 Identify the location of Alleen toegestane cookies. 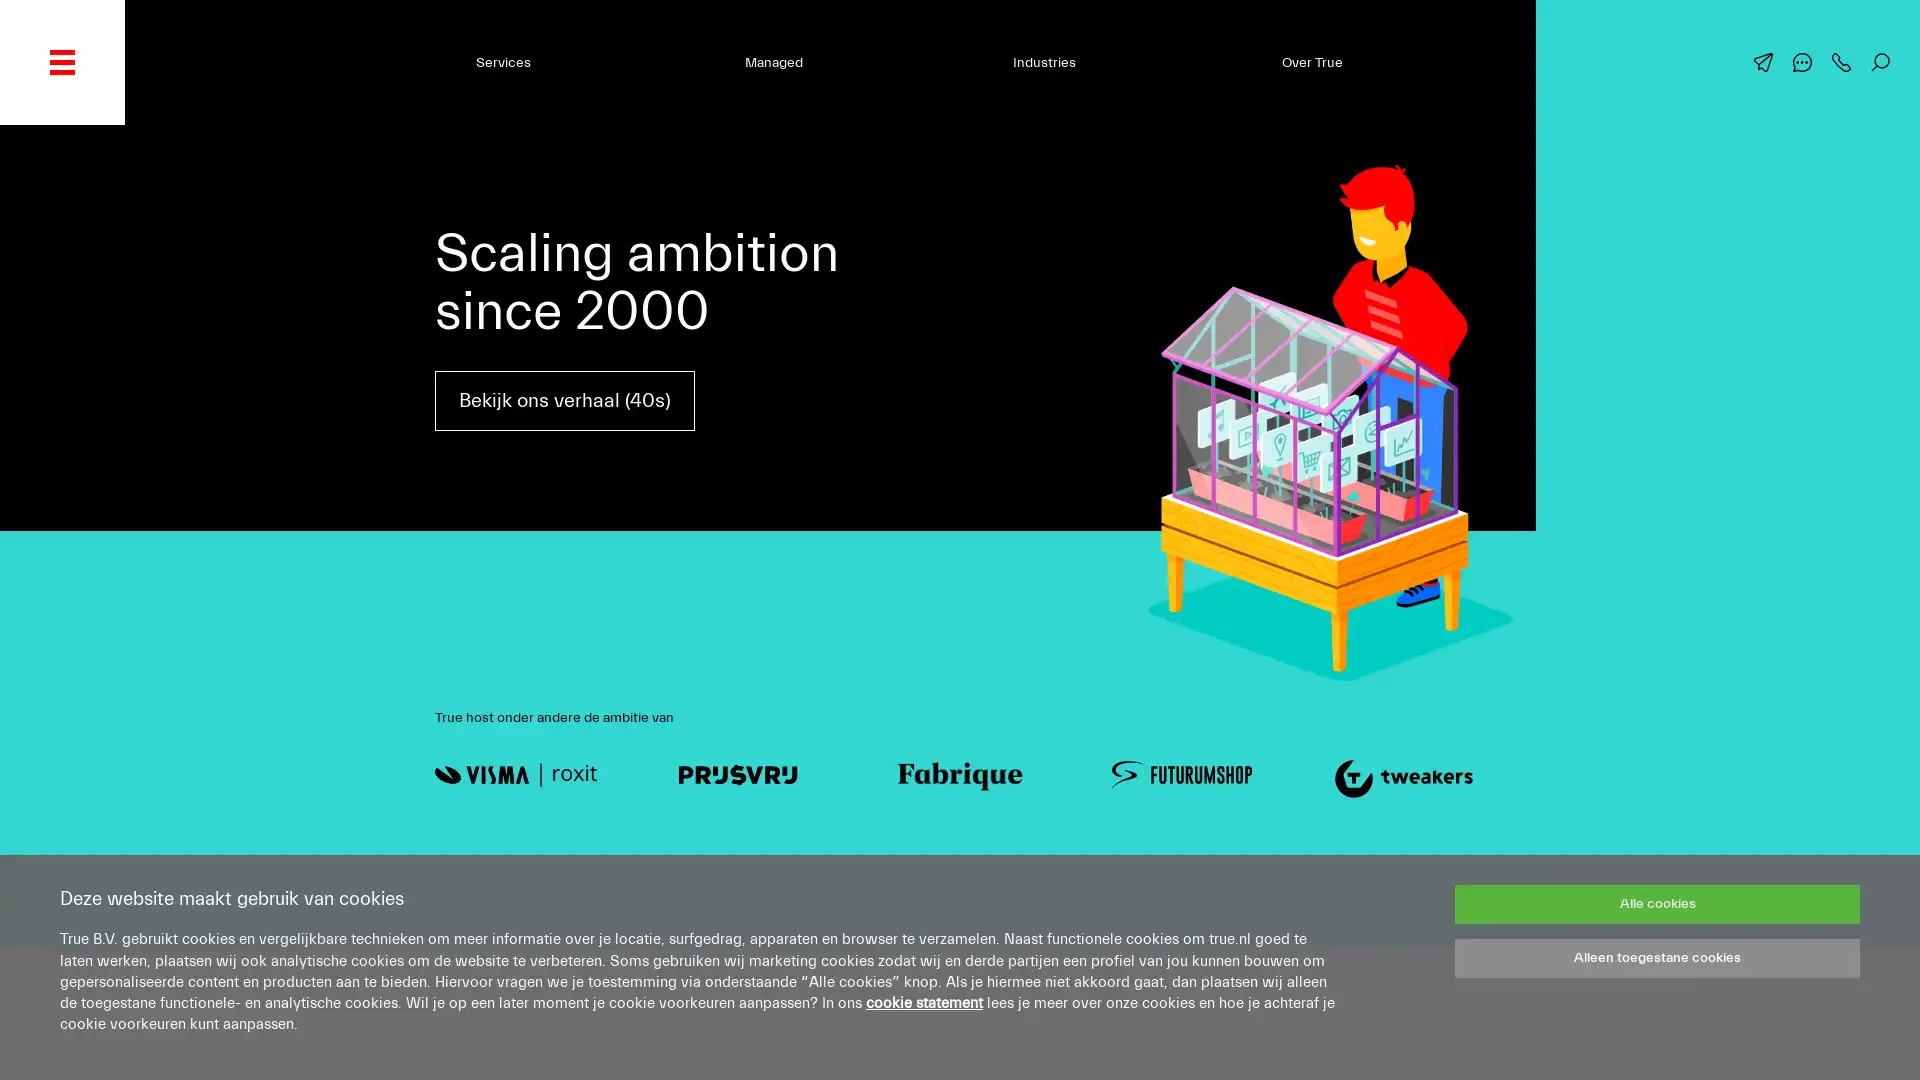
(1657, 948).